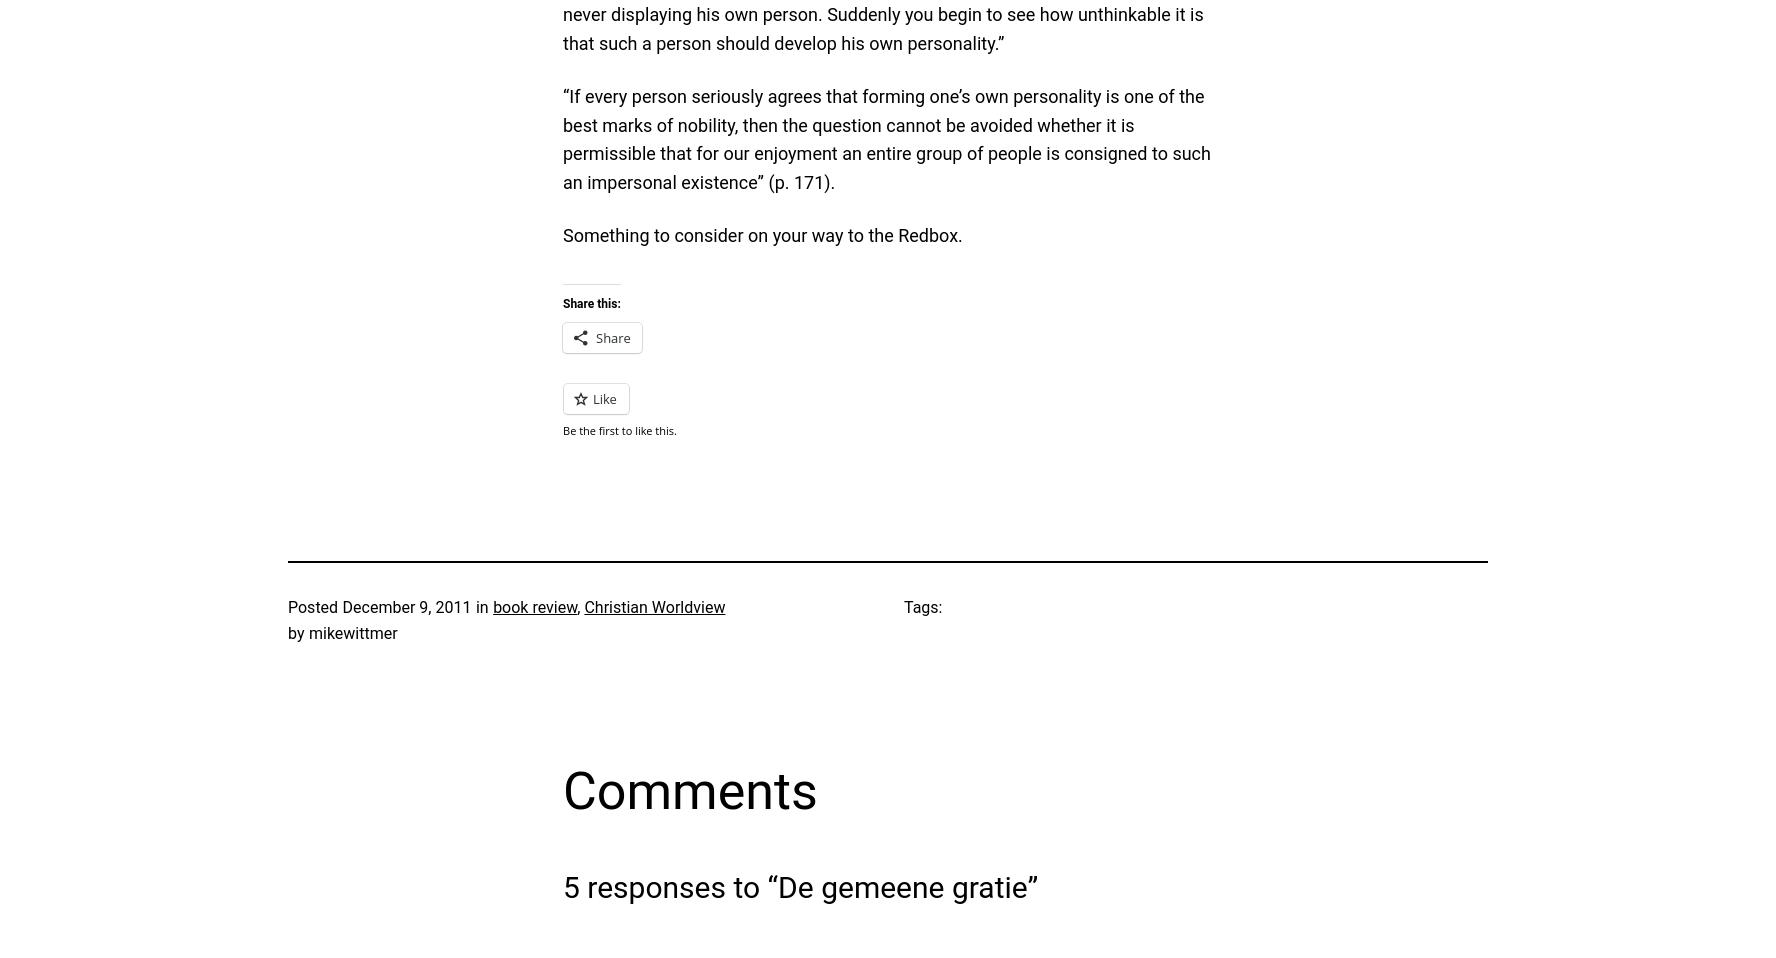  What do you see at coordinates (653, 607) in the screenshot?
I see `'Christian Worldview'` at bounding box center [653, 607].